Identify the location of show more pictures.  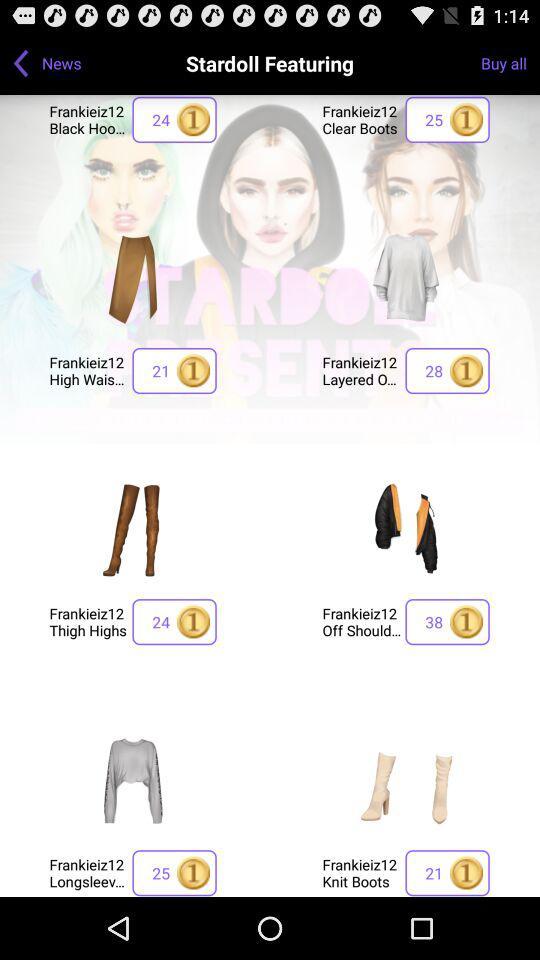
(133, 276).